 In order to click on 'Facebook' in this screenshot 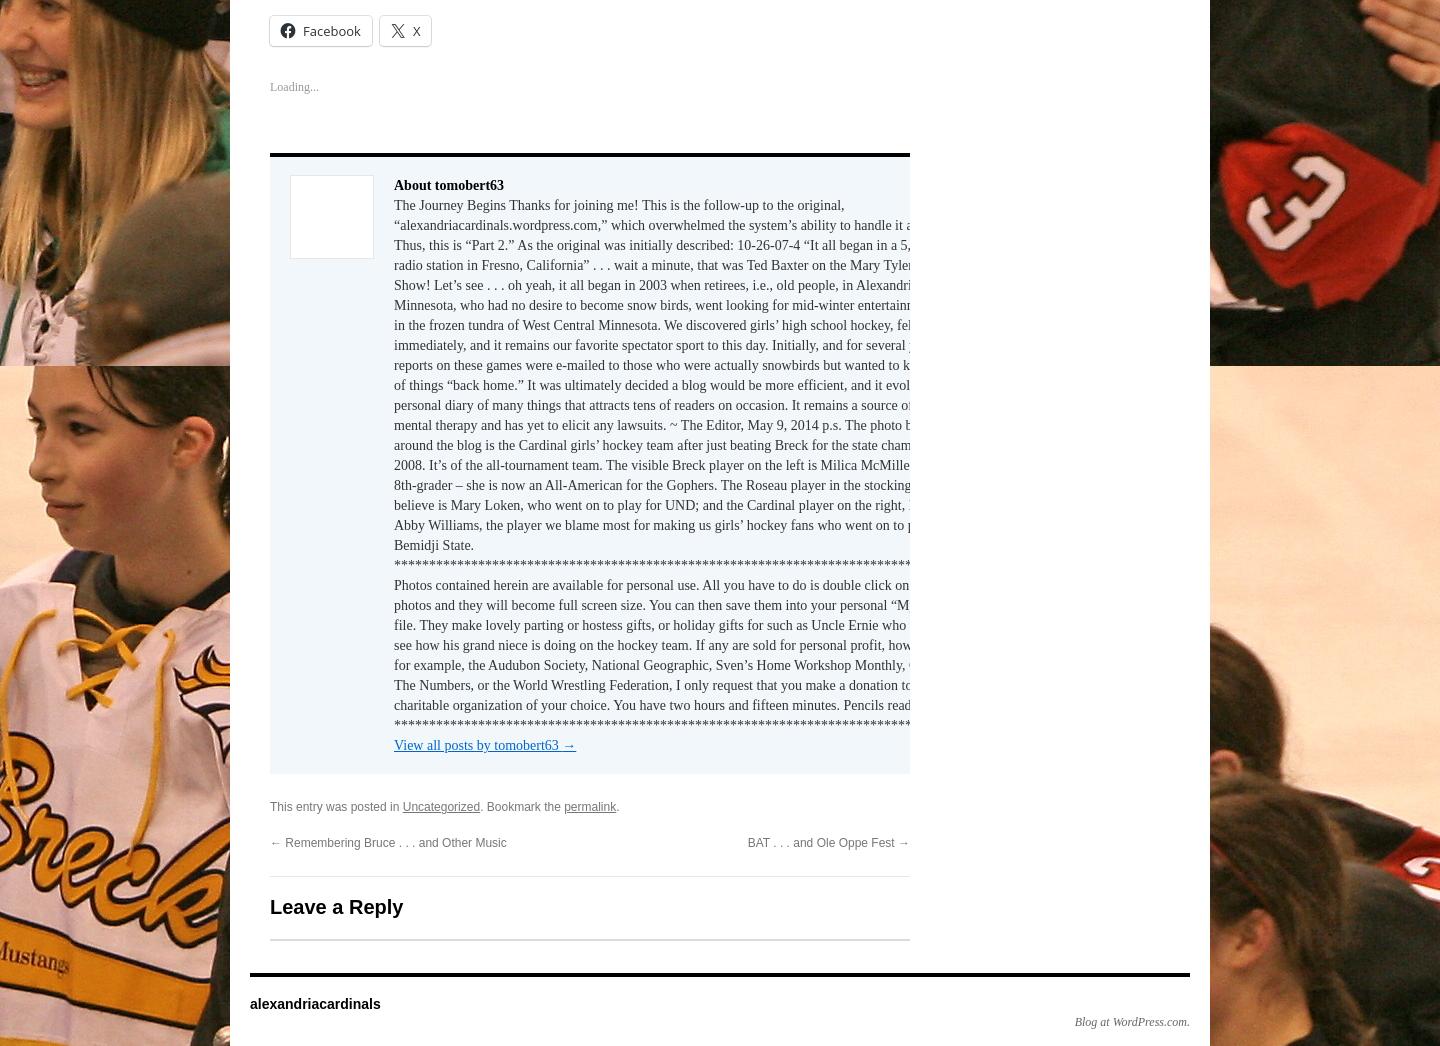, I will do `click(331, 29)`.